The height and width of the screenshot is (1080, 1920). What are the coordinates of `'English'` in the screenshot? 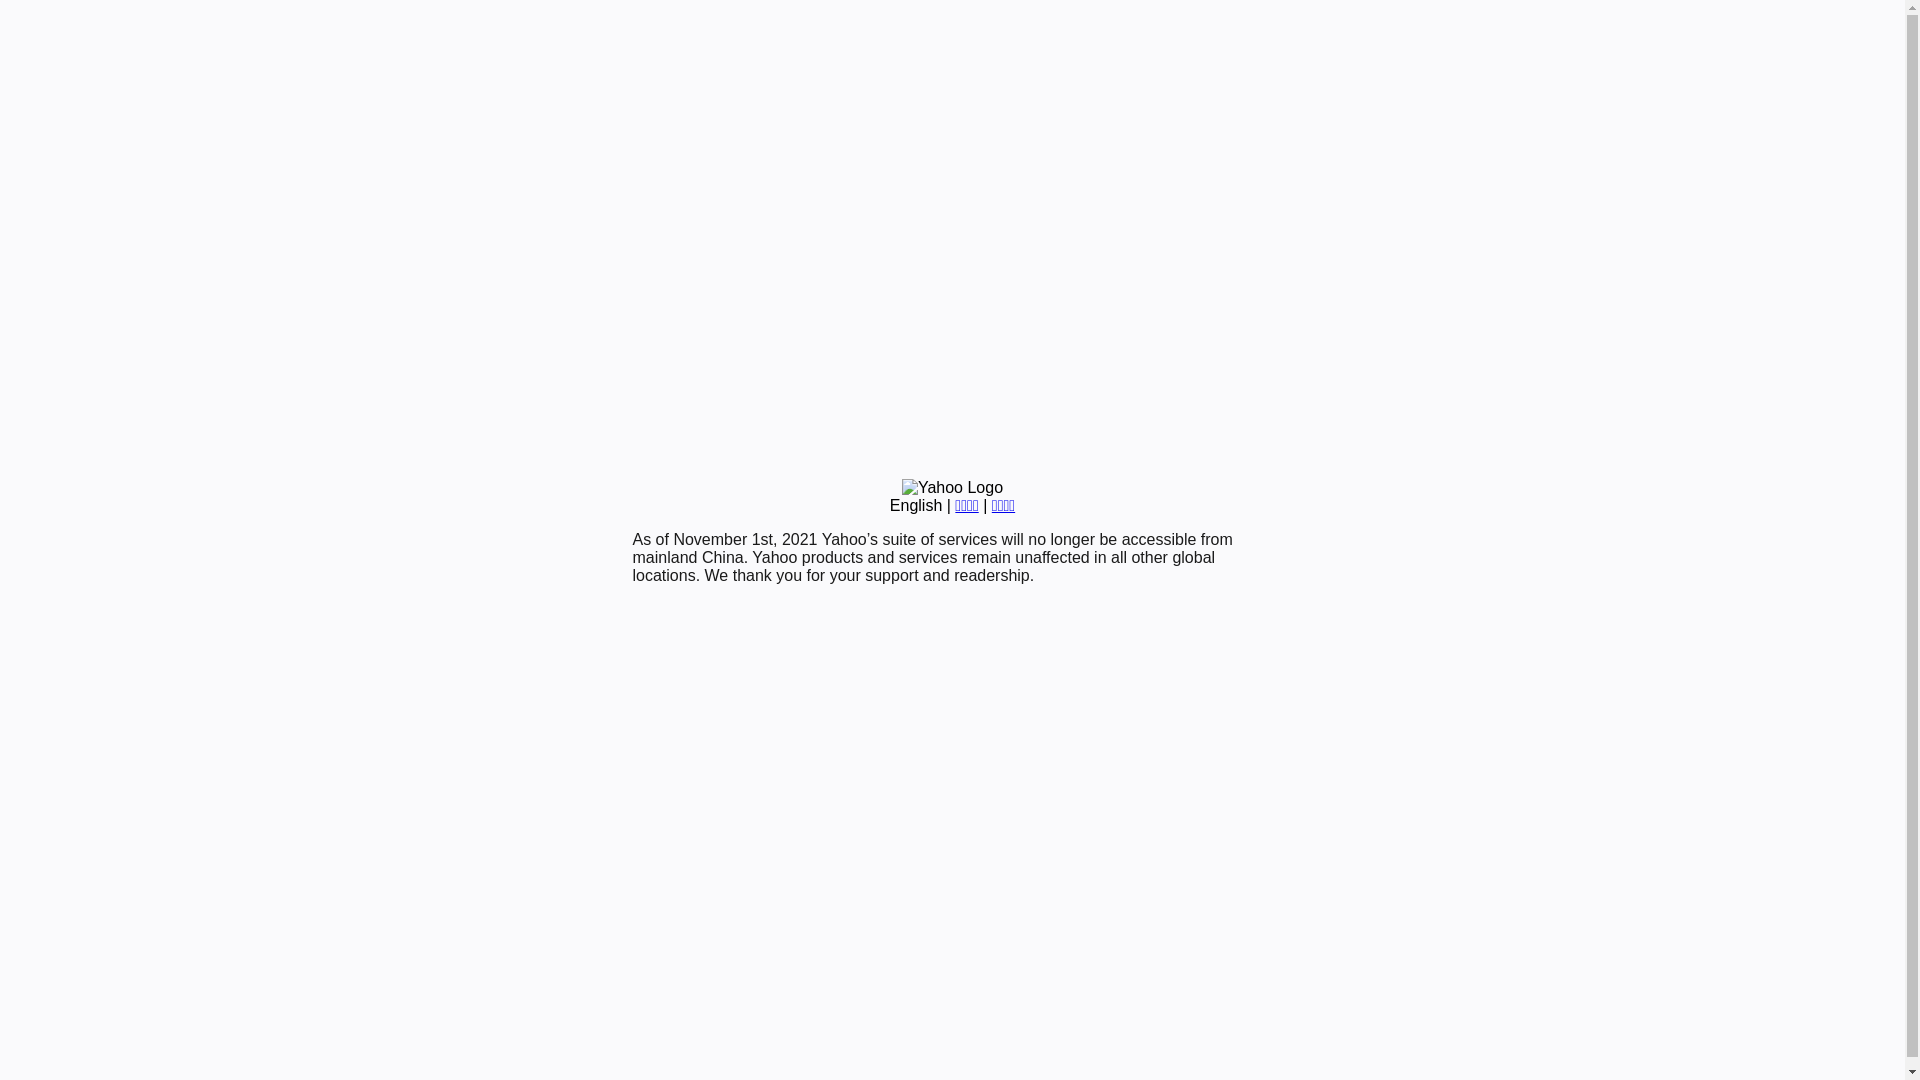 It's located at (915, 504).